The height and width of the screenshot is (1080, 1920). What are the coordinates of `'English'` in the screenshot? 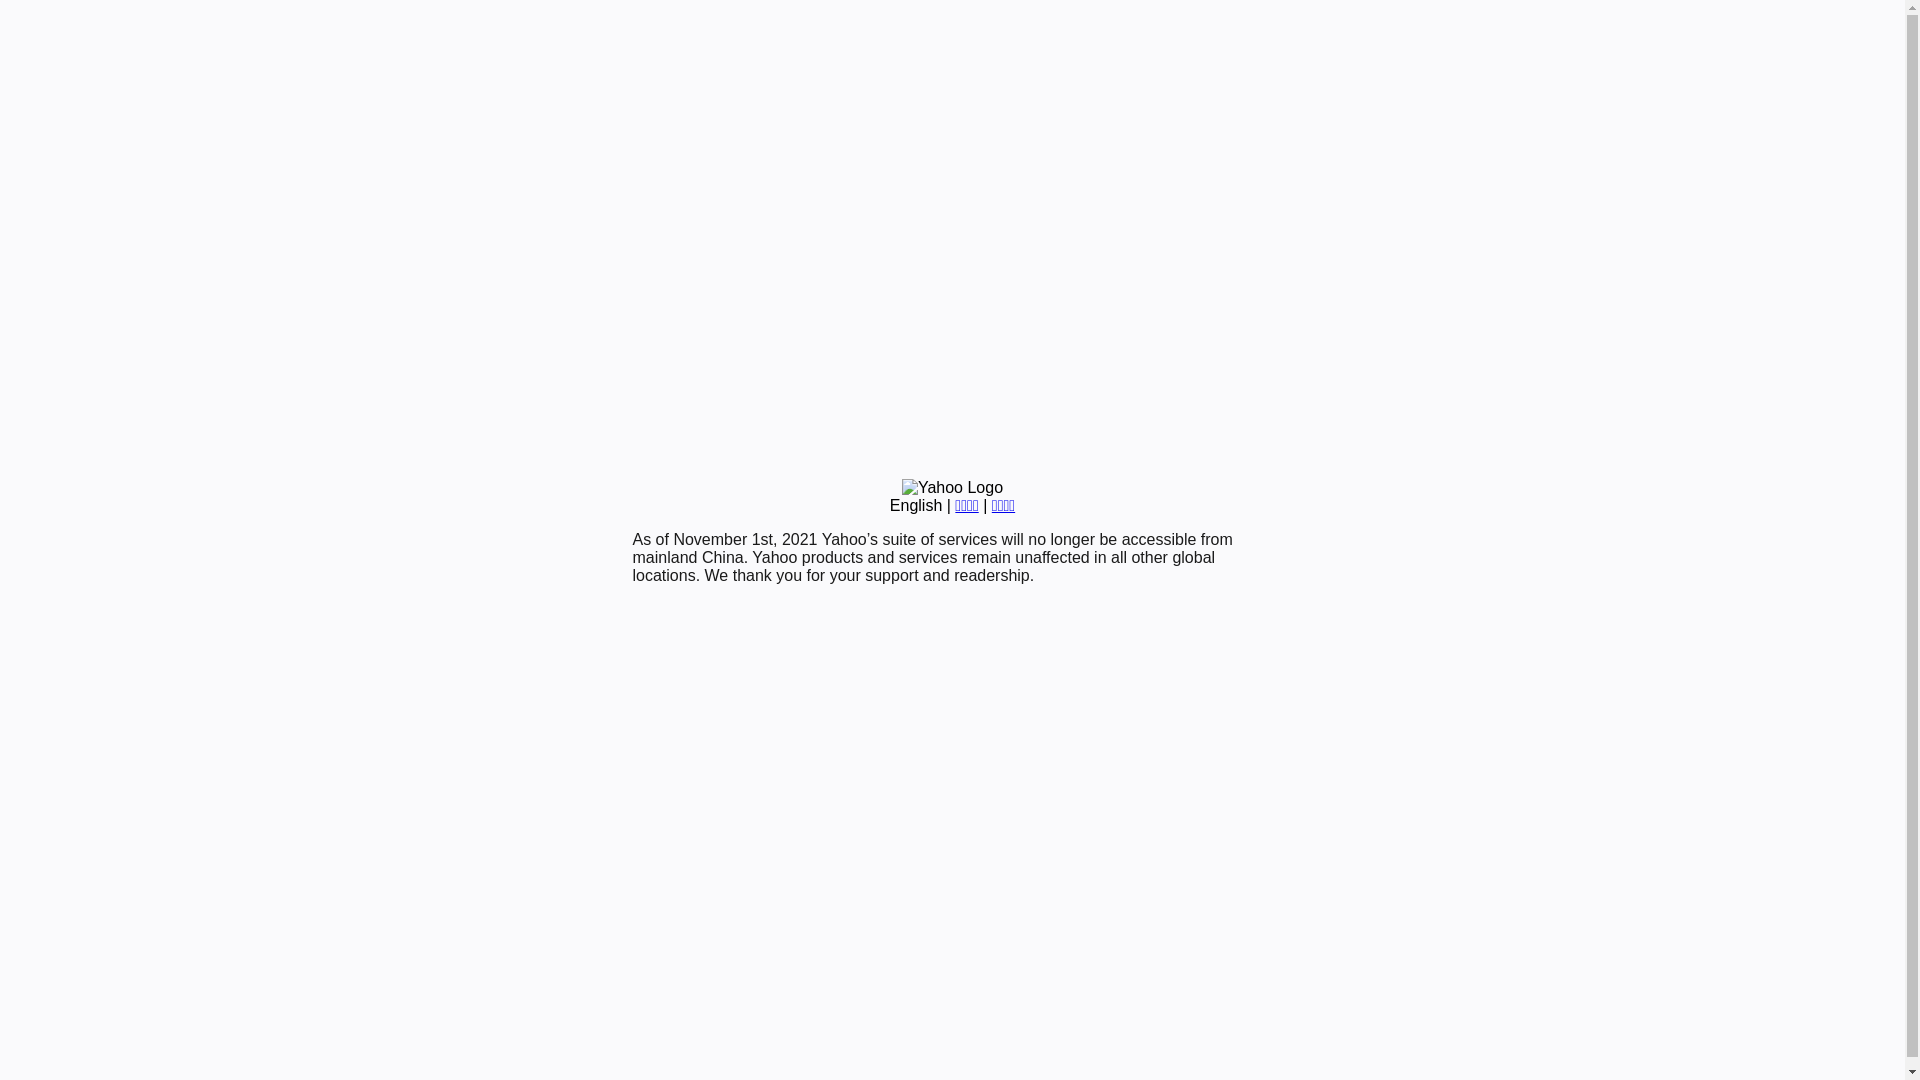 It's located at (915, 504).